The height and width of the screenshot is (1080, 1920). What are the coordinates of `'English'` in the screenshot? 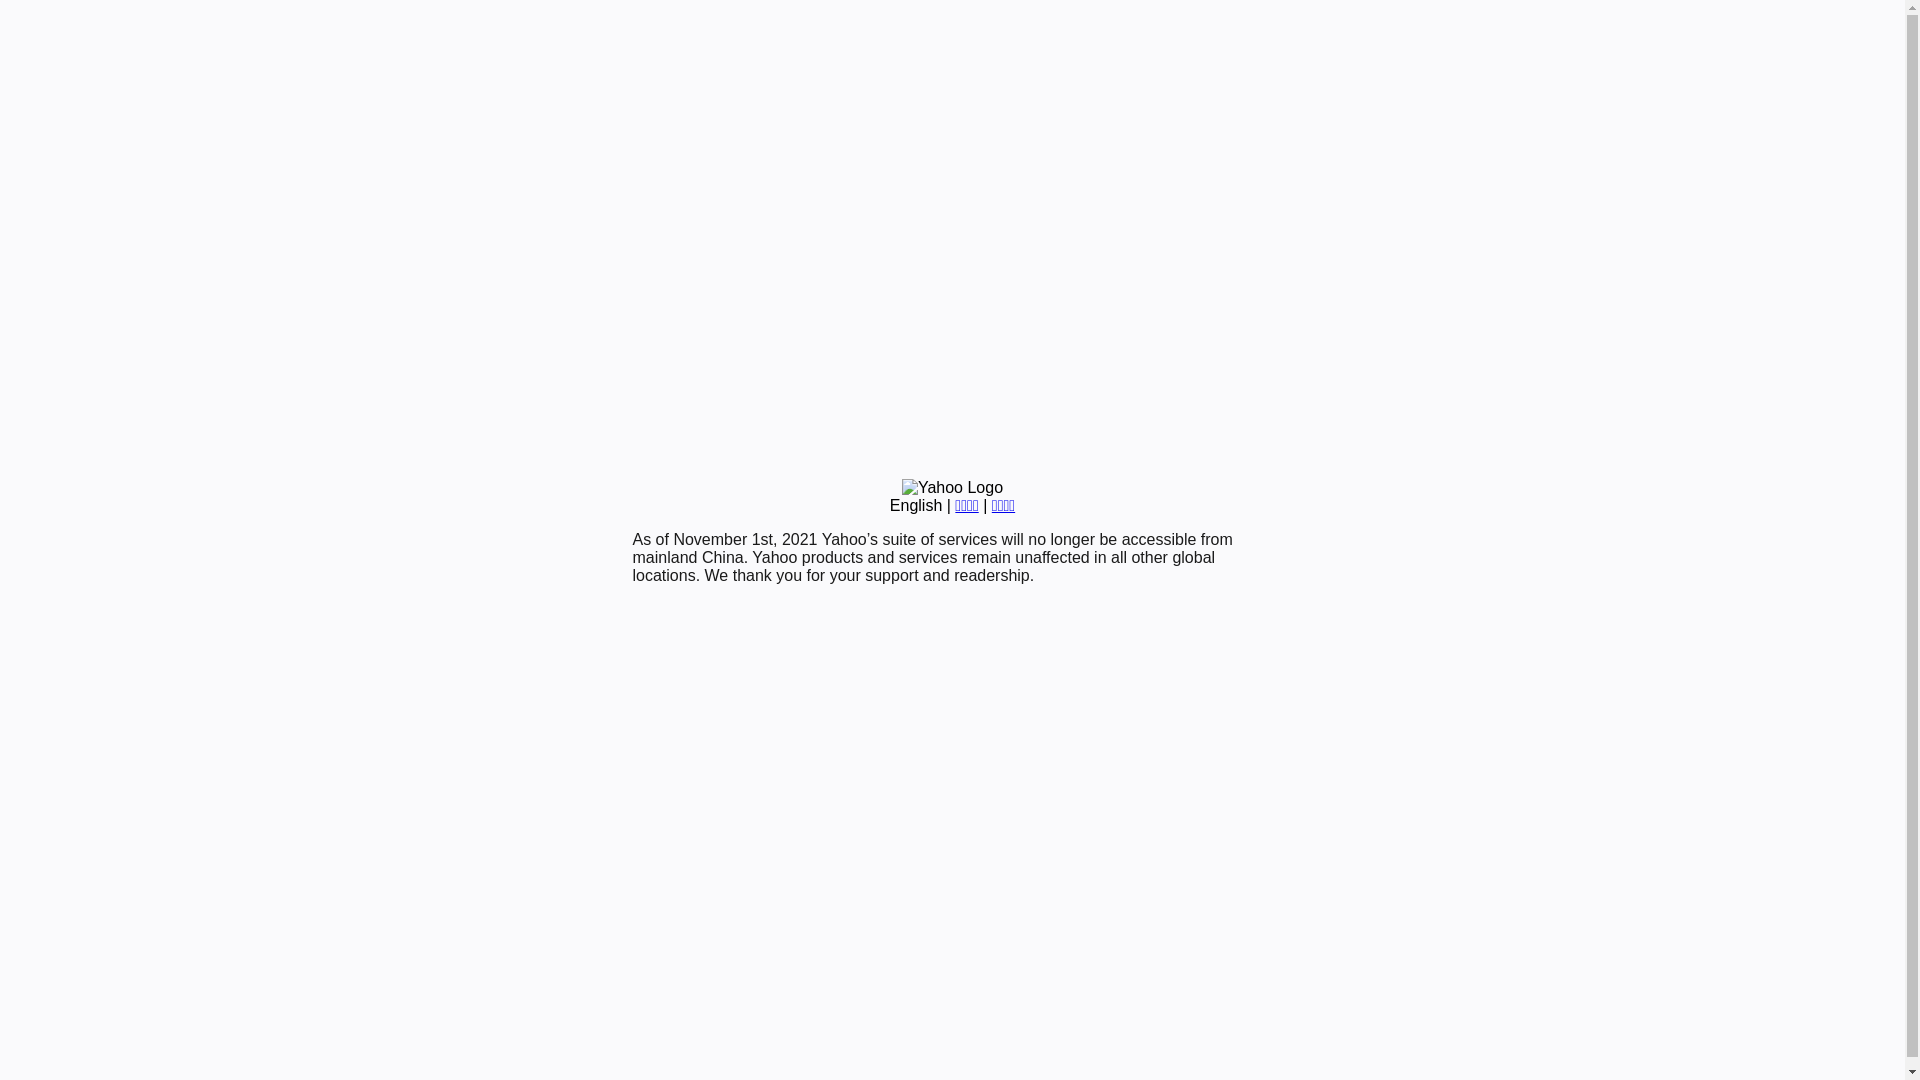 It's located at (915, 504).